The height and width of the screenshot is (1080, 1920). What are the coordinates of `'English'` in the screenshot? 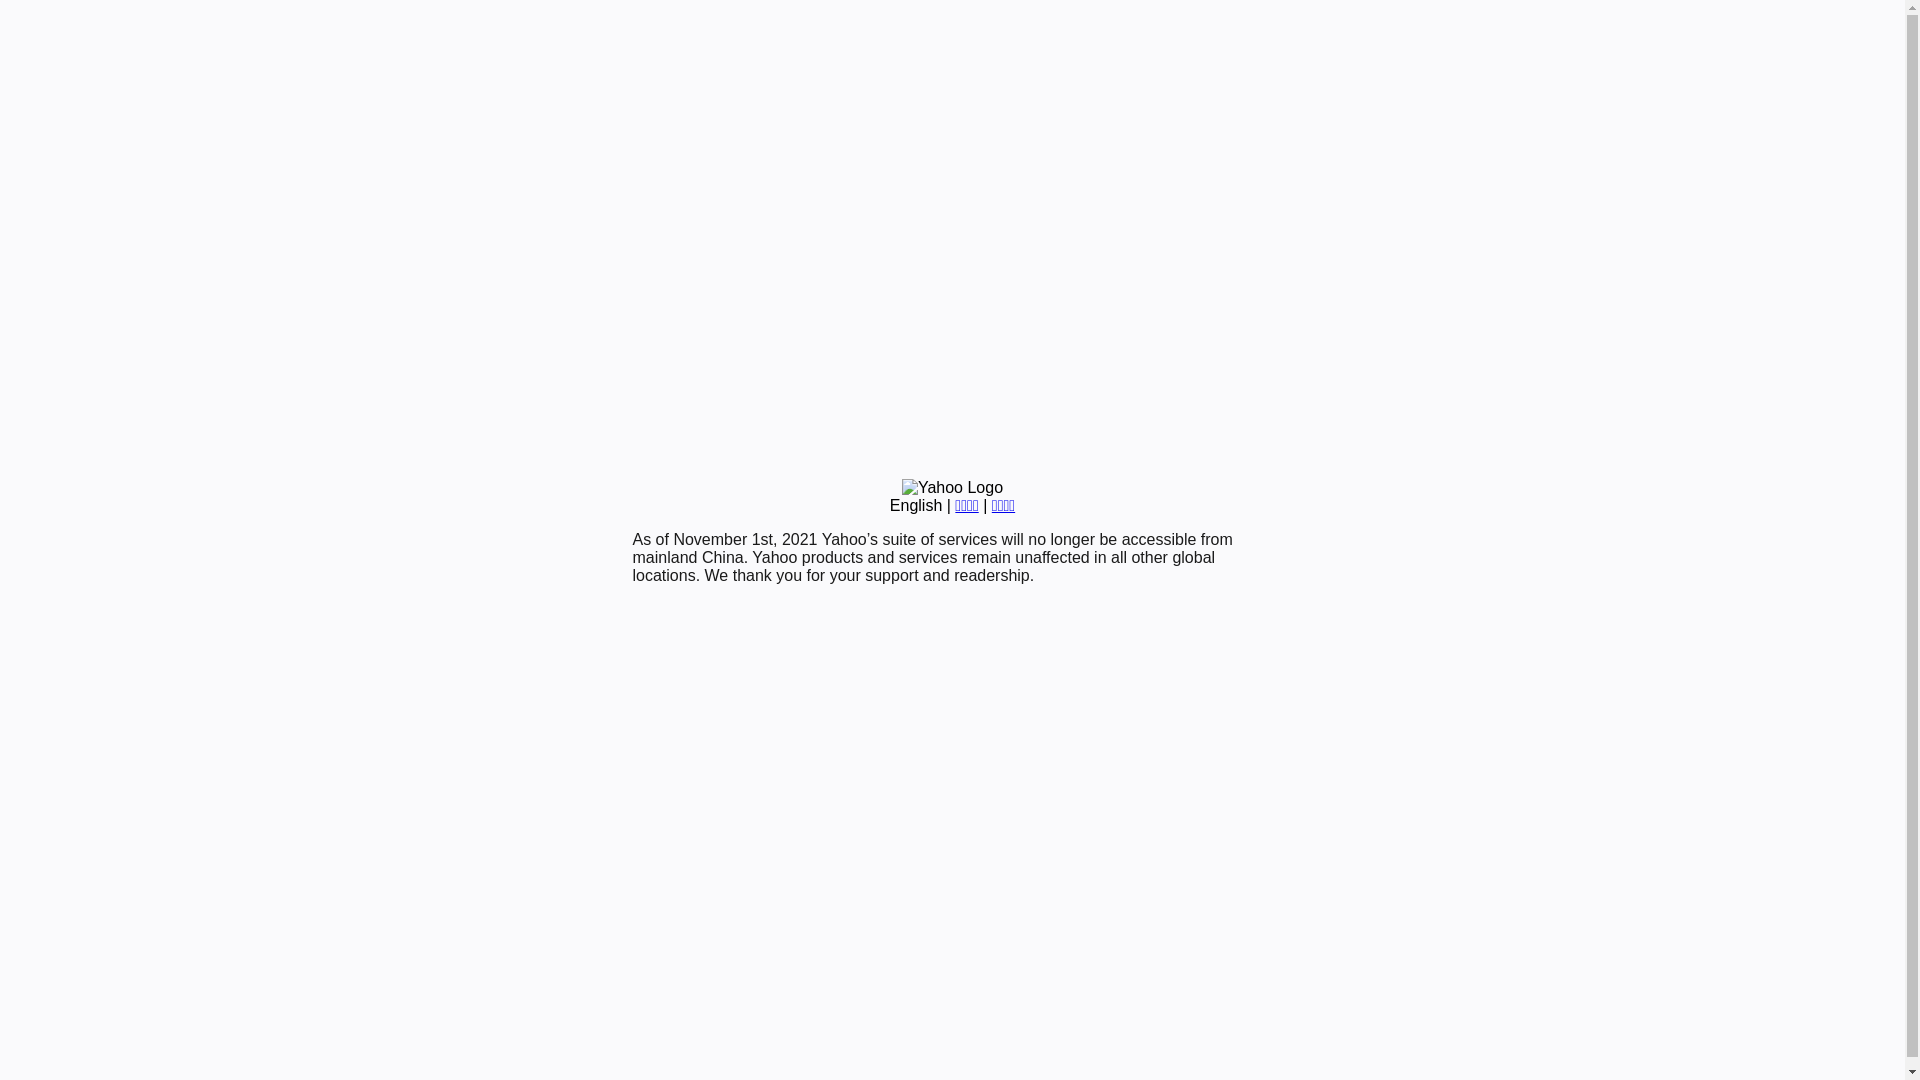 It's located at (915, 504).